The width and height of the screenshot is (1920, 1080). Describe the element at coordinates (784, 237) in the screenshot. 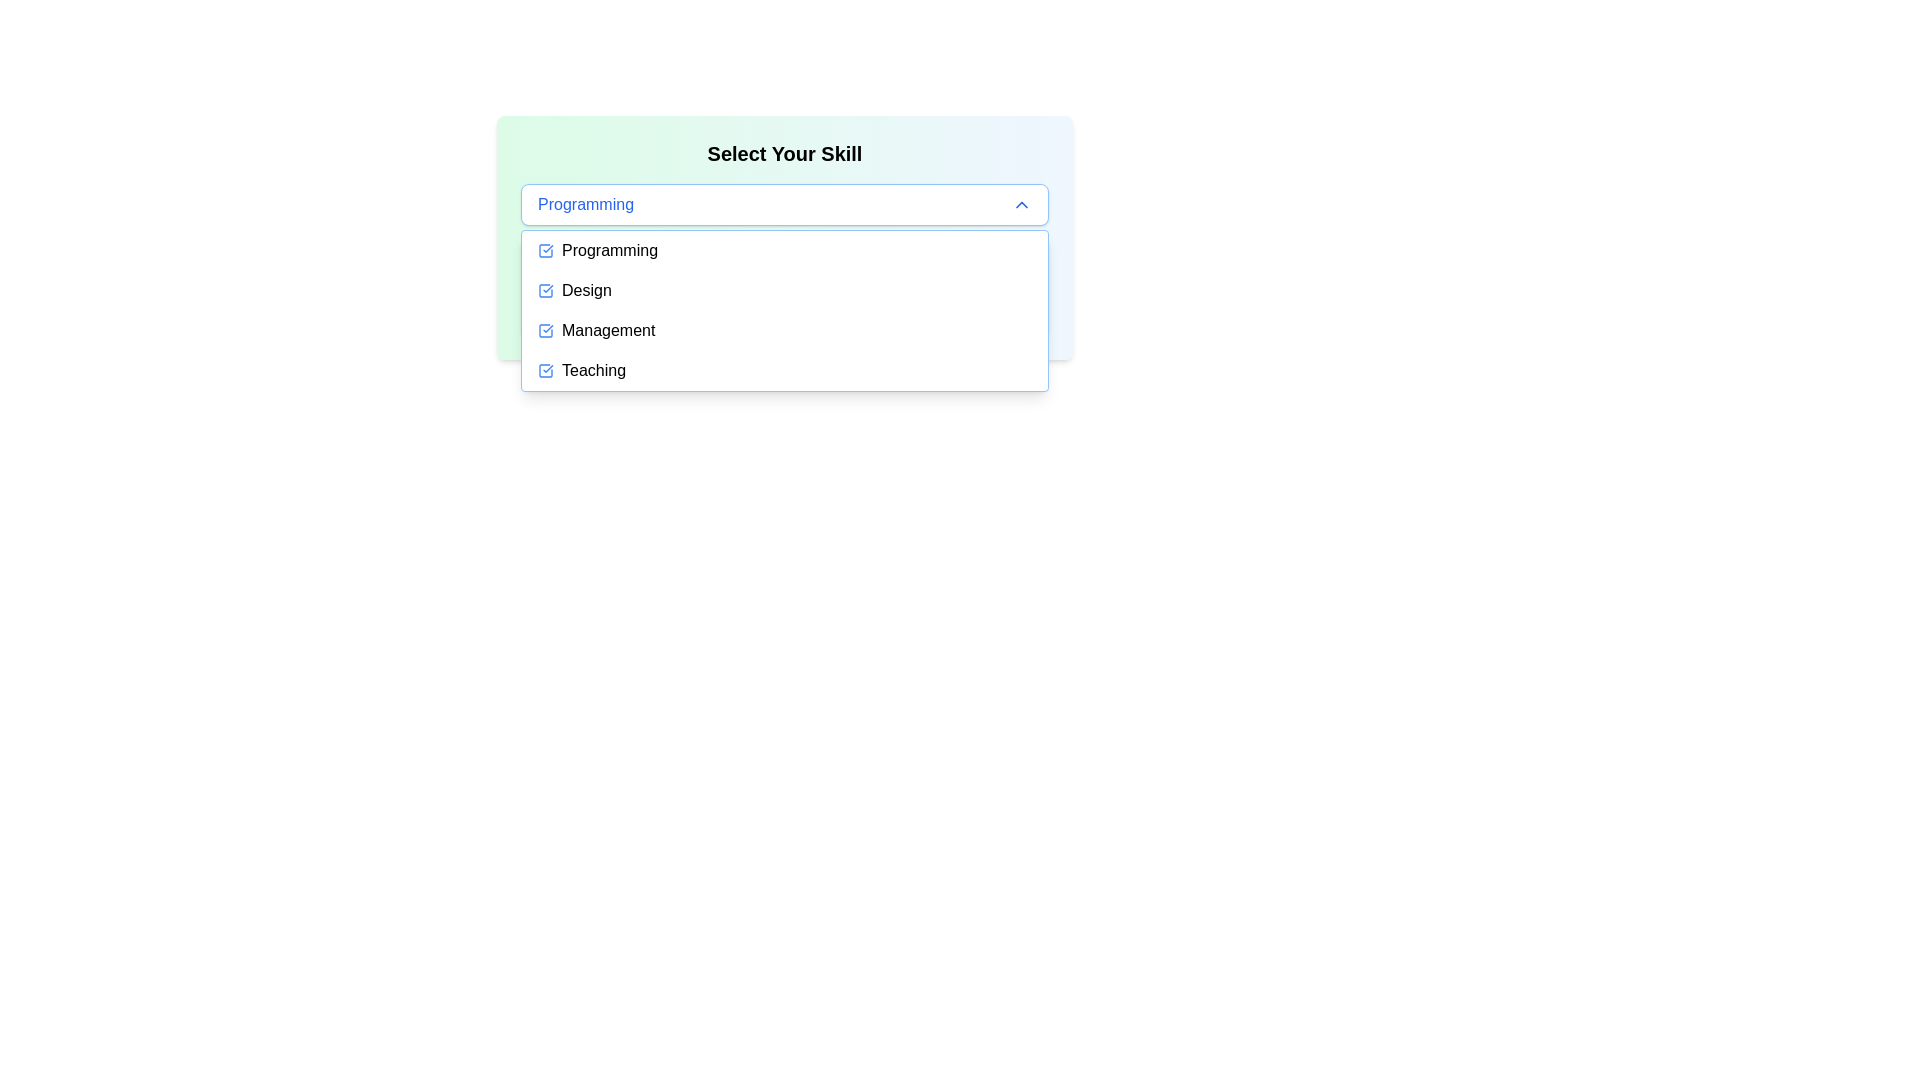

I see `the central dropdown menu to choose a skill from the list of options` at that location.